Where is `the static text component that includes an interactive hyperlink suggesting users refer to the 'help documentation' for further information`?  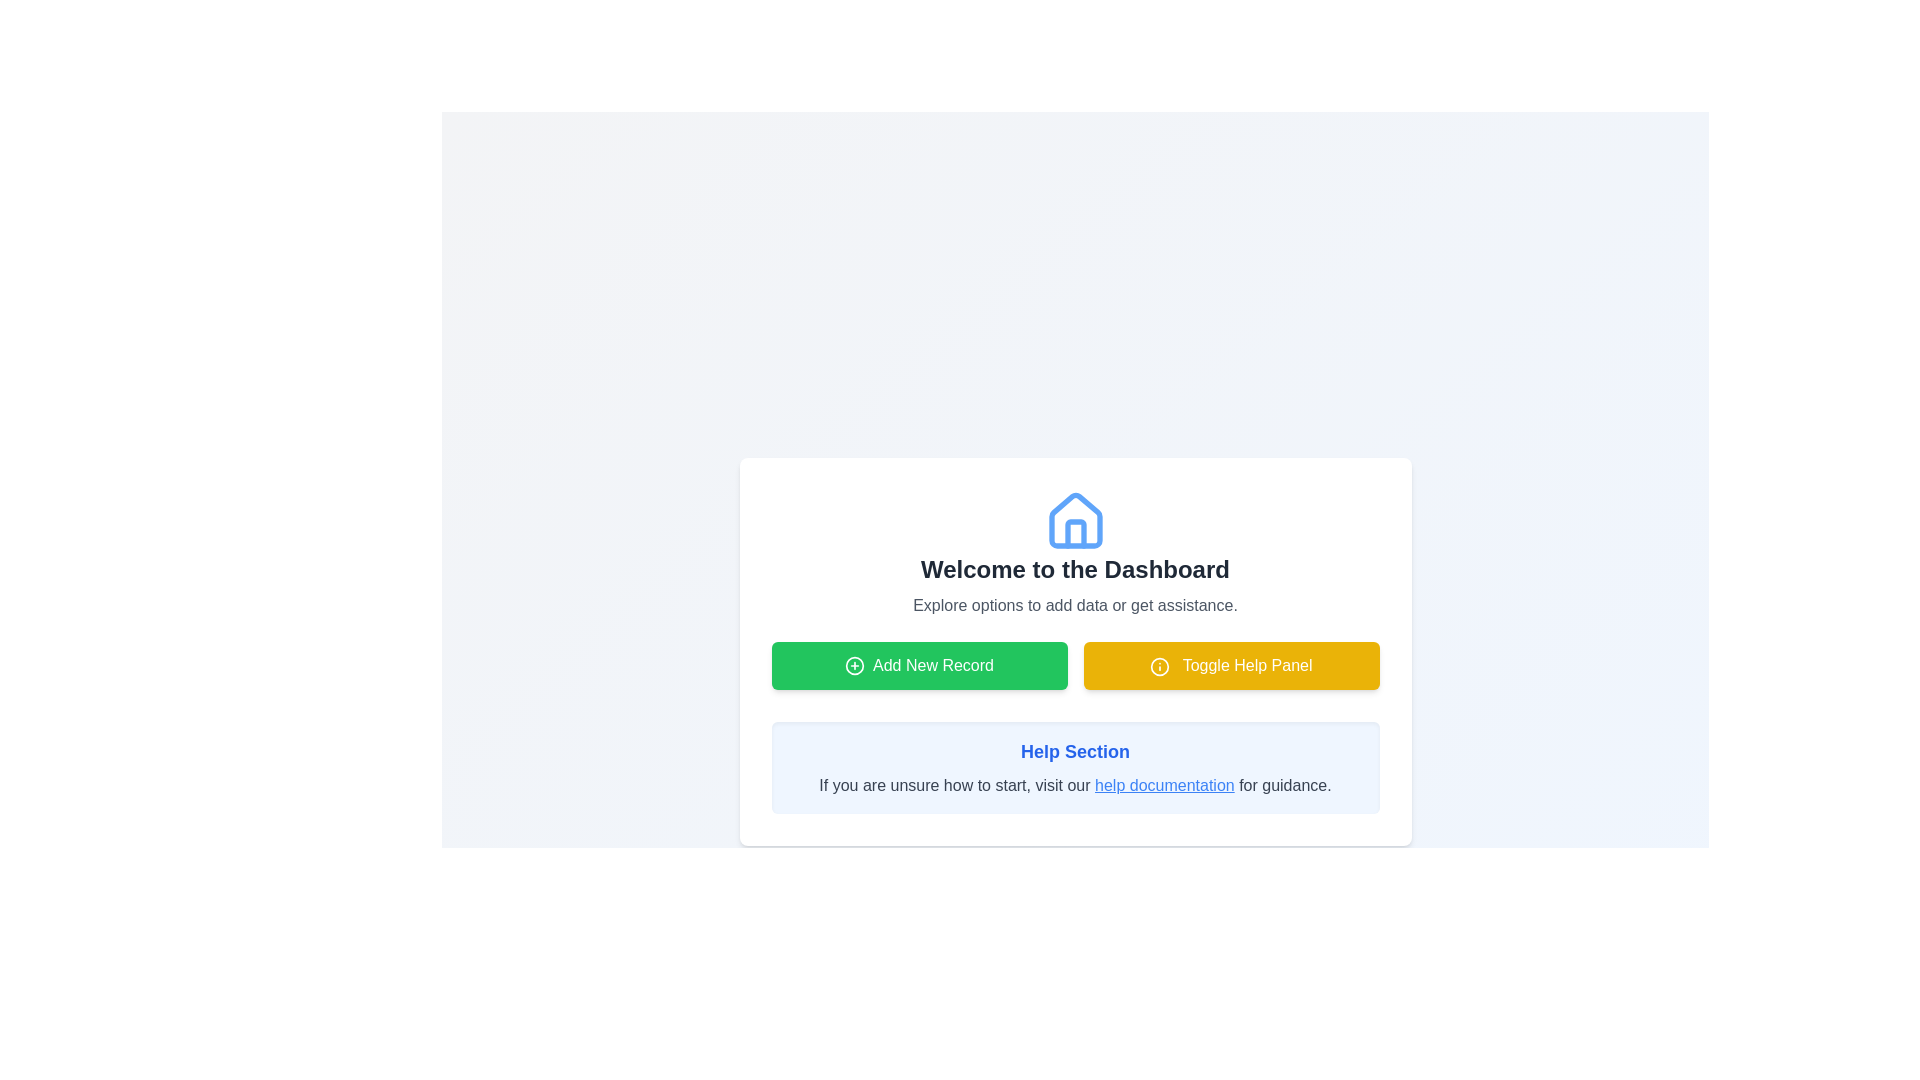 the static text component that includes an interactive hyperlink suggesting users refer to the 'help documentation' for further information is located at coordinates (1074, 785).